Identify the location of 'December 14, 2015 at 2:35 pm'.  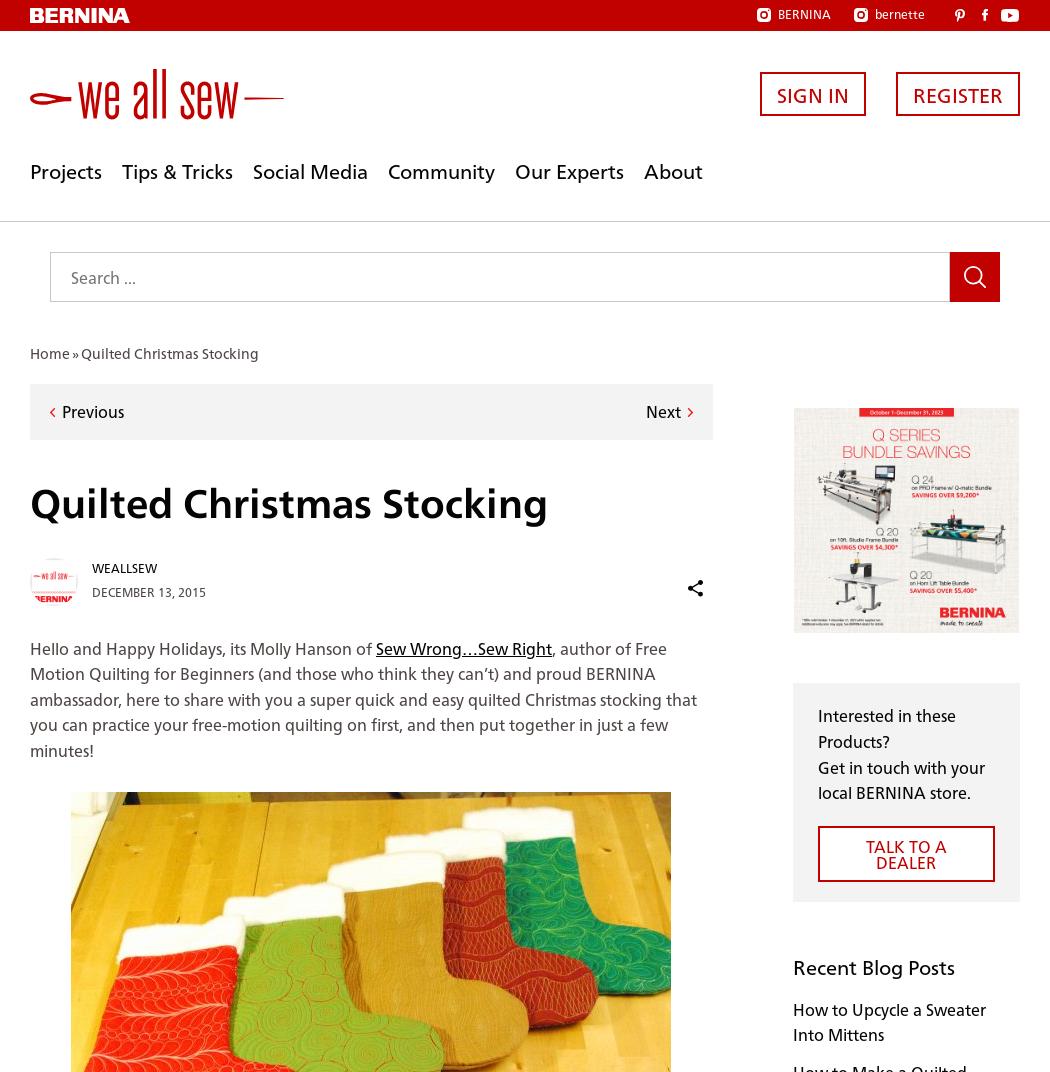
(179, 351).